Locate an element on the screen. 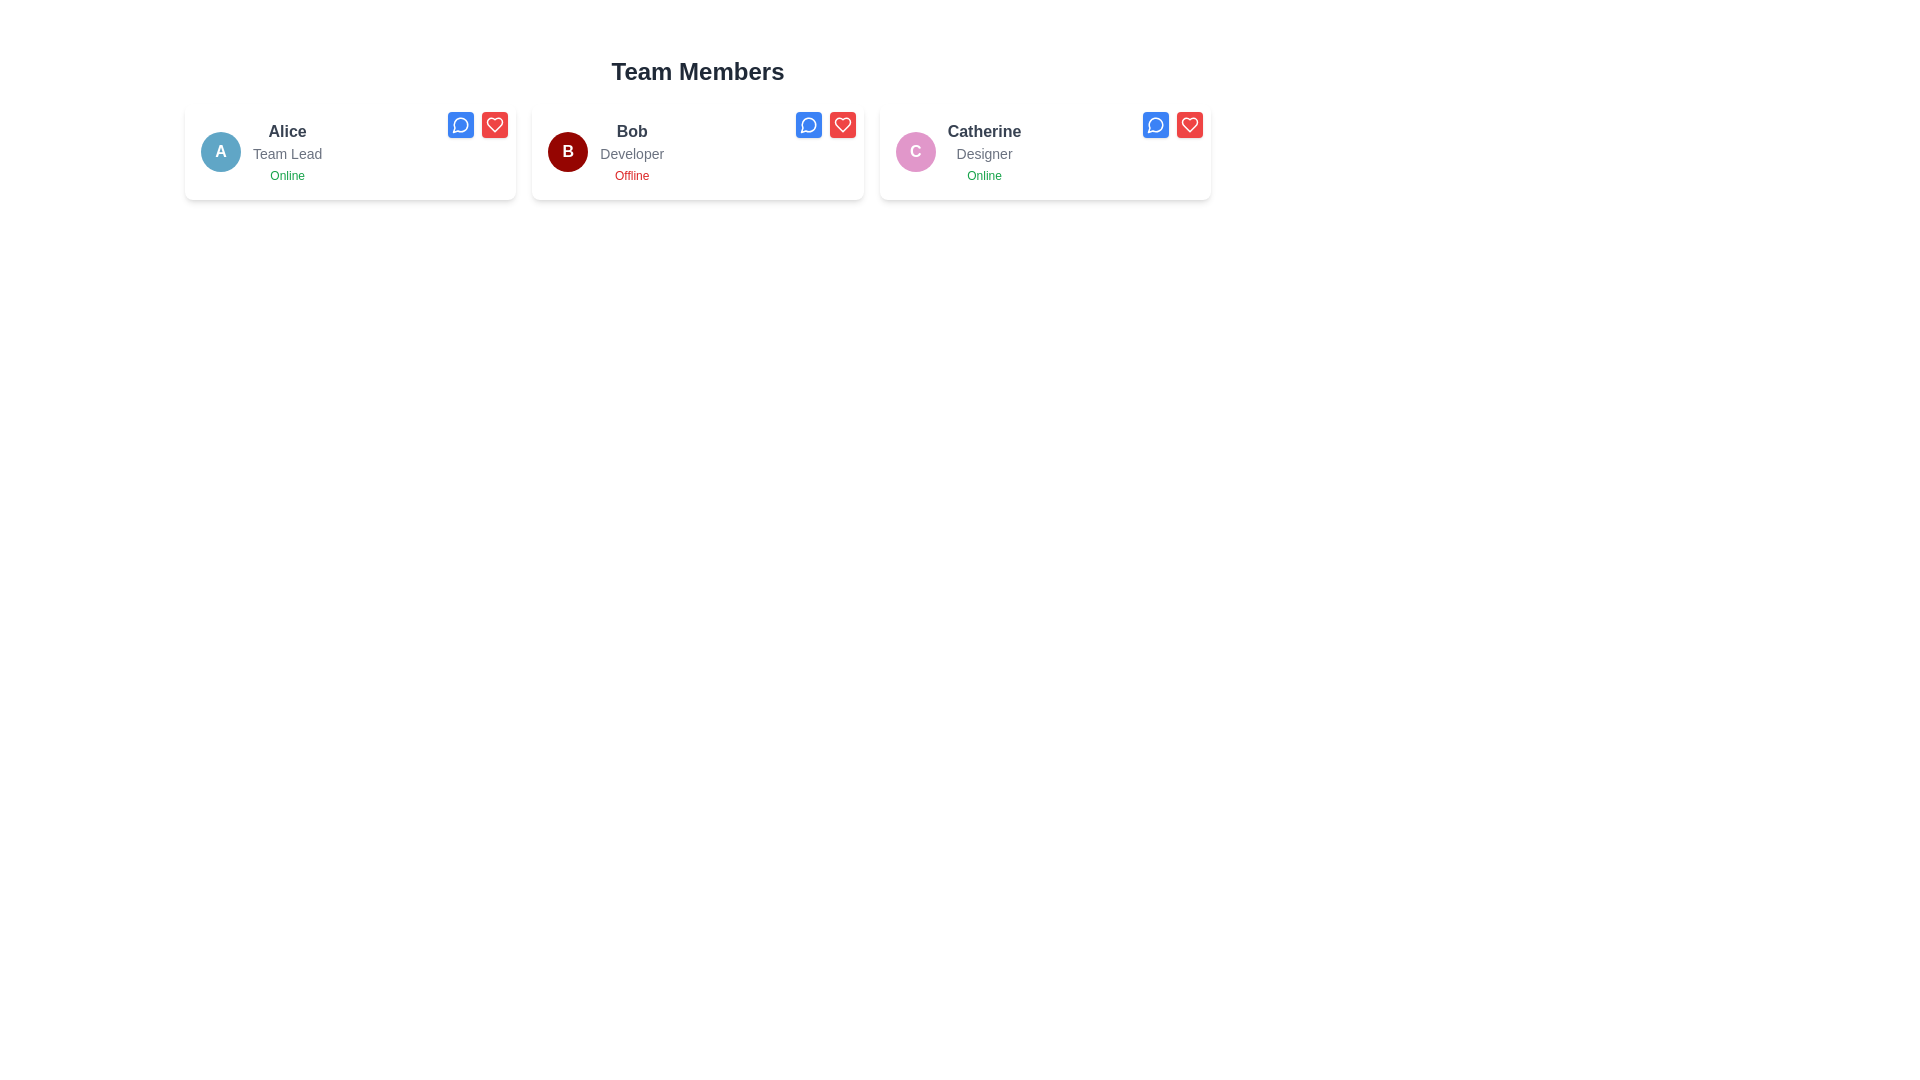 The height and width of the screenshot is (1080, 1920). the messaging icon for user 'Bob' is located at coordinates (808, 124).